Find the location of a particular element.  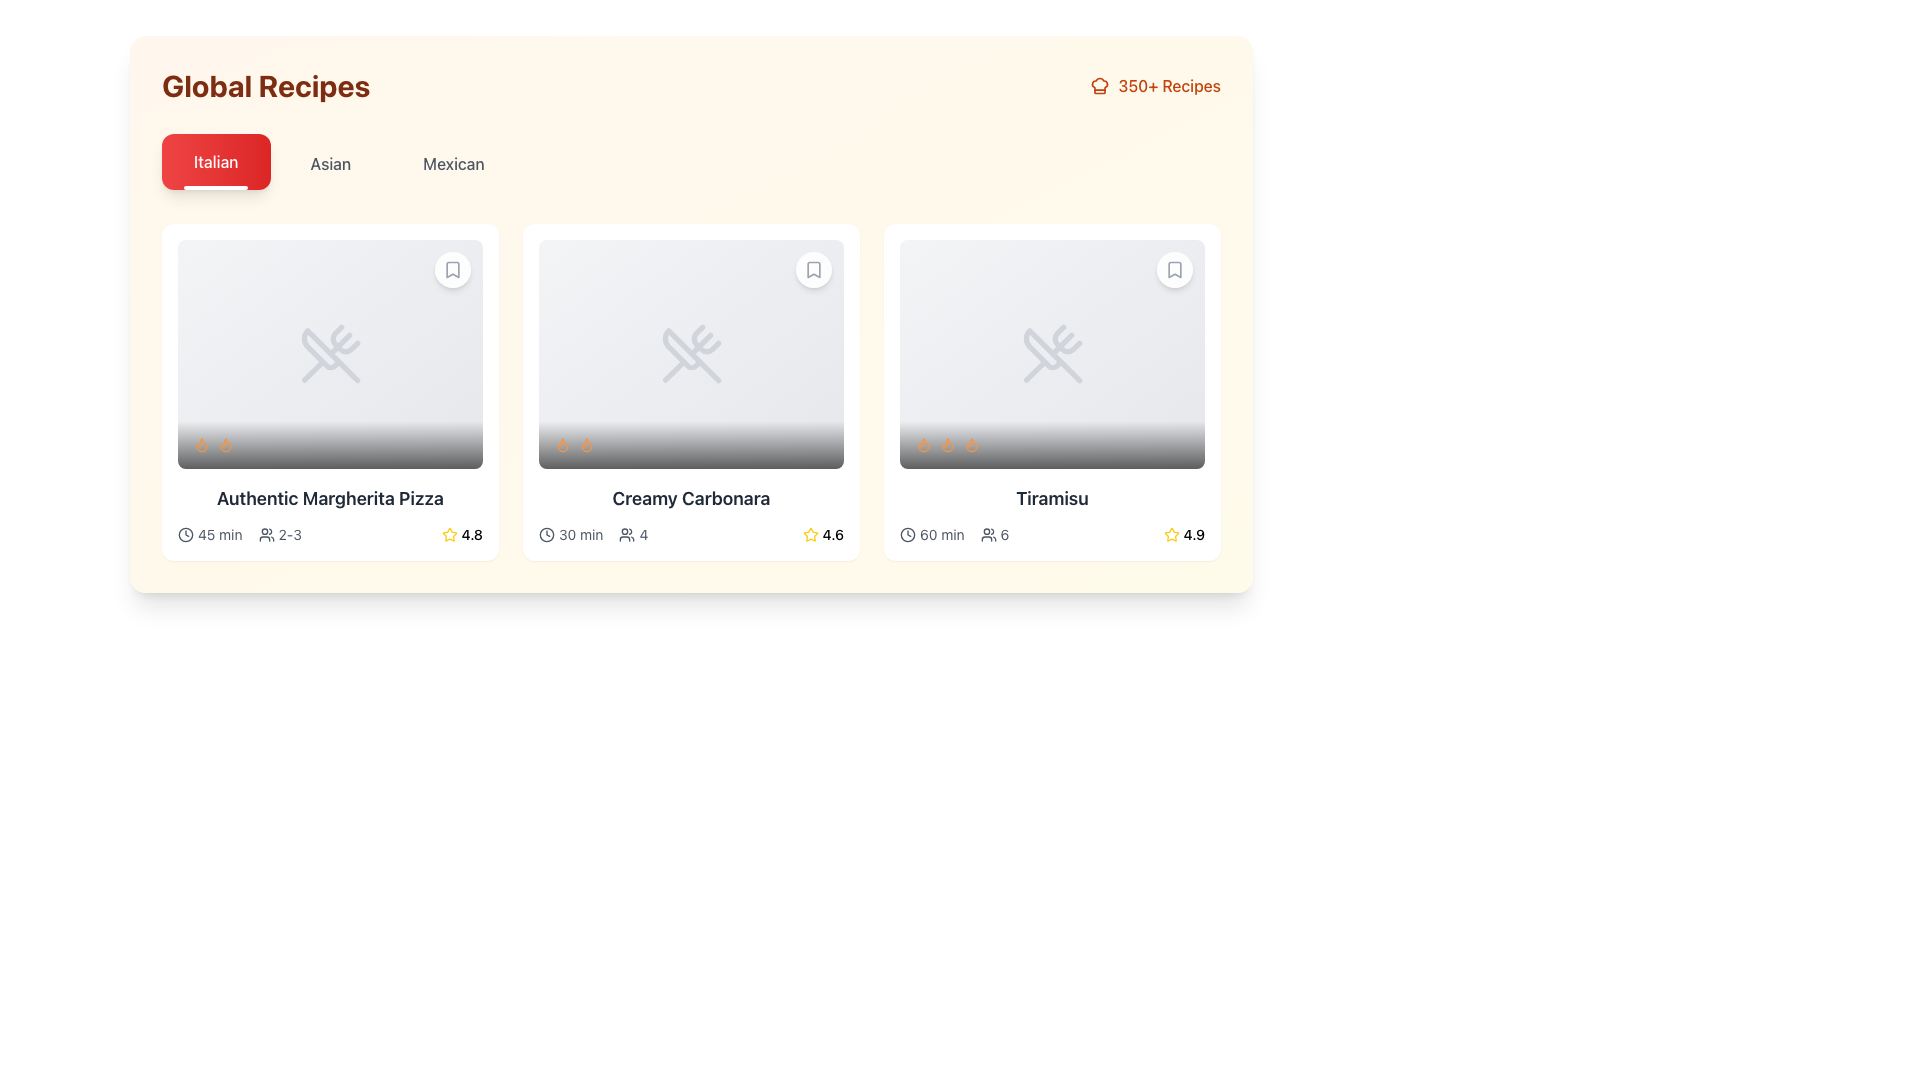

the informational display component that summarizes the metadata for the recipe titled 'Tiramisu', located at the bottom of the card within the 'Italian' section is located at coordinates (1051, 533).